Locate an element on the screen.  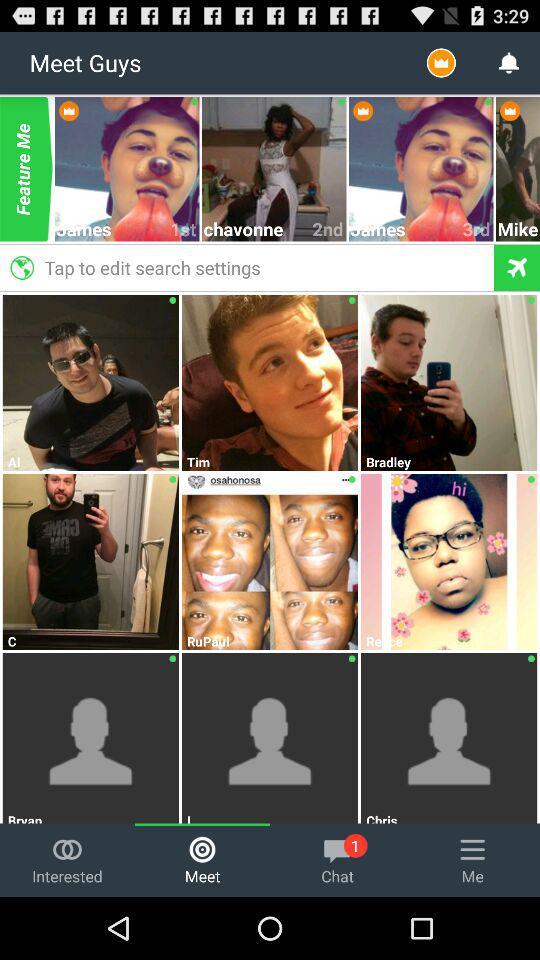
the icon below tap to edit item is located at coordinates (270, 290).